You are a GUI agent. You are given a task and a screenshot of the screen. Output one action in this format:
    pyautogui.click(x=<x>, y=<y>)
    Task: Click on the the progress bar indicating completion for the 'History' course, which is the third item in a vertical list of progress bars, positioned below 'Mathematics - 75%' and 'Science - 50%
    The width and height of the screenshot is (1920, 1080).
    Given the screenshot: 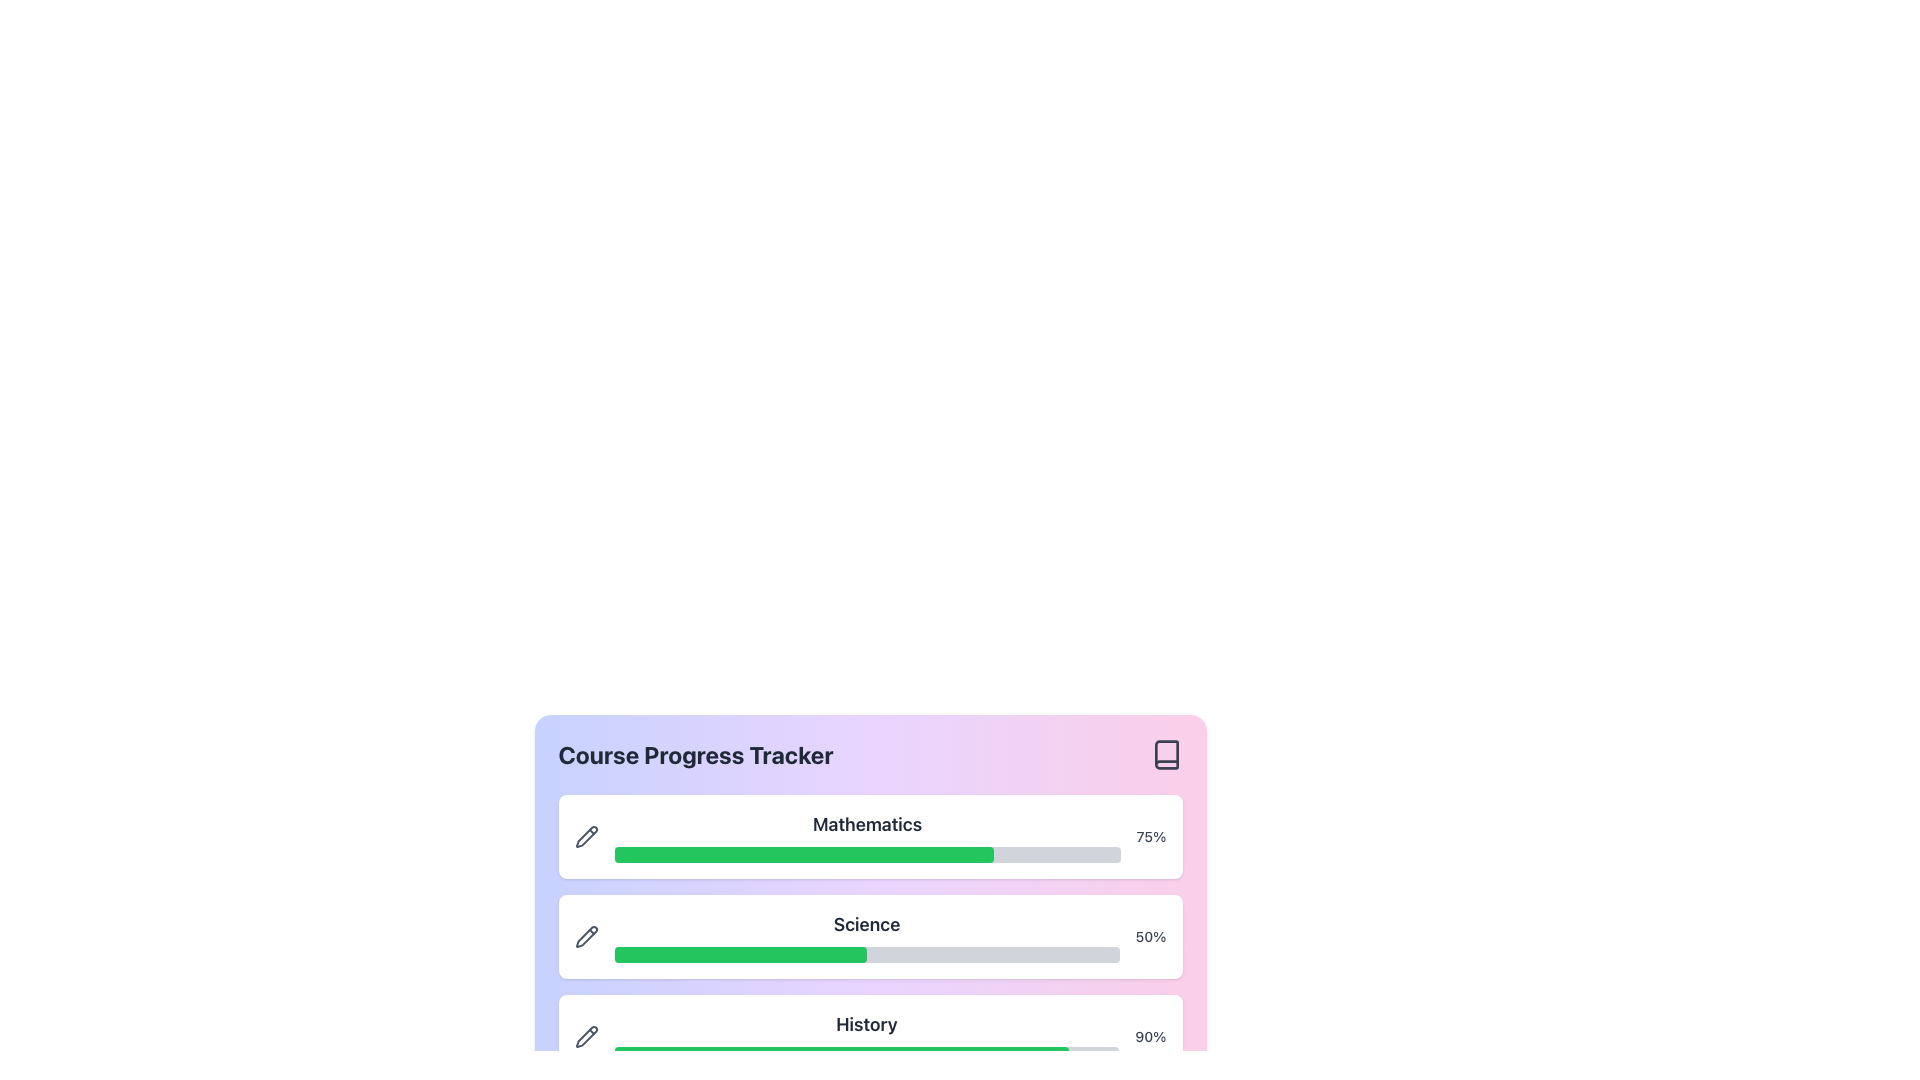 What is the action you would take?
    pyautogui.click(x=870, y=1036)
    